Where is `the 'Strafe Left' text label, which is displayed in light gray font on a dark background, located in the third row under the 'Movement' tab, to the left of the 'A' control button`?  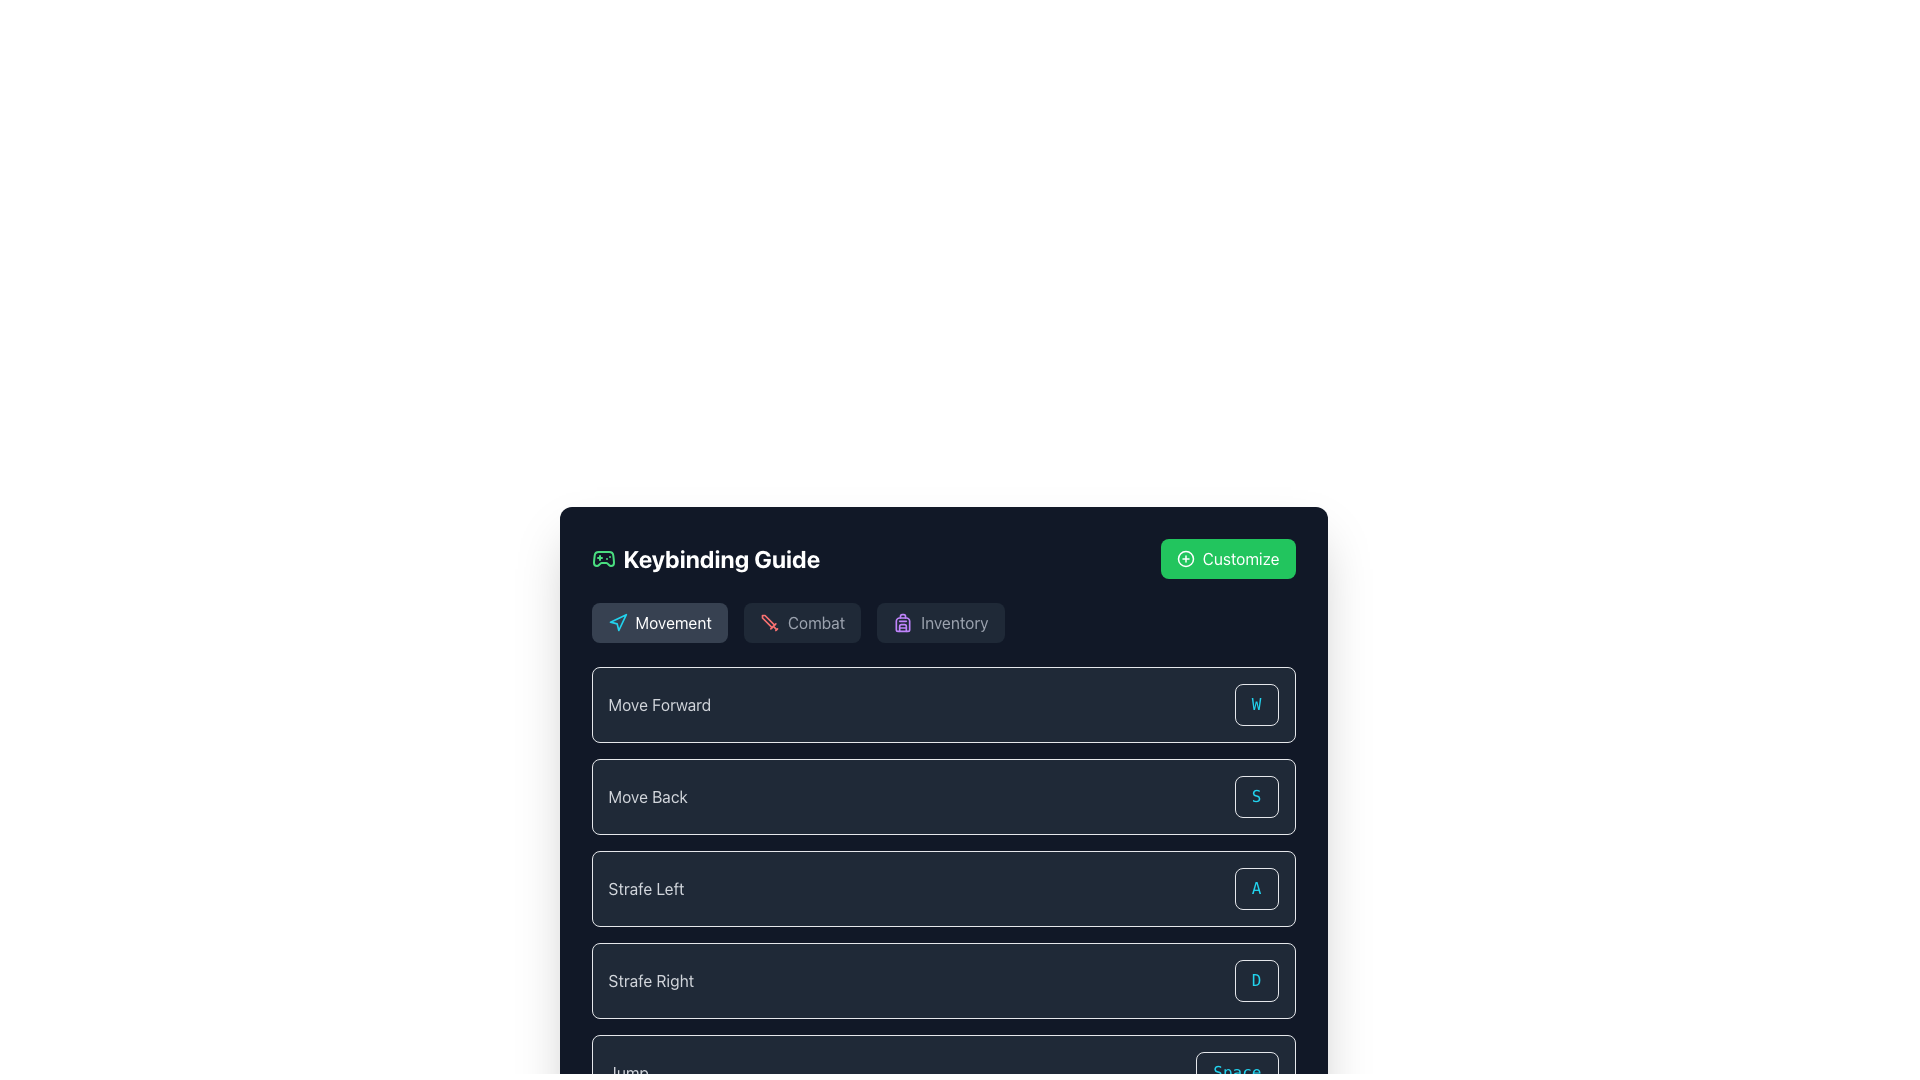 the 'Strafe Left' text label, which is displayed in light gray font on a dark background, located in the third row under the 'Movement' tab, to the left of the 'A' control button is located at coordinates (646, 887).